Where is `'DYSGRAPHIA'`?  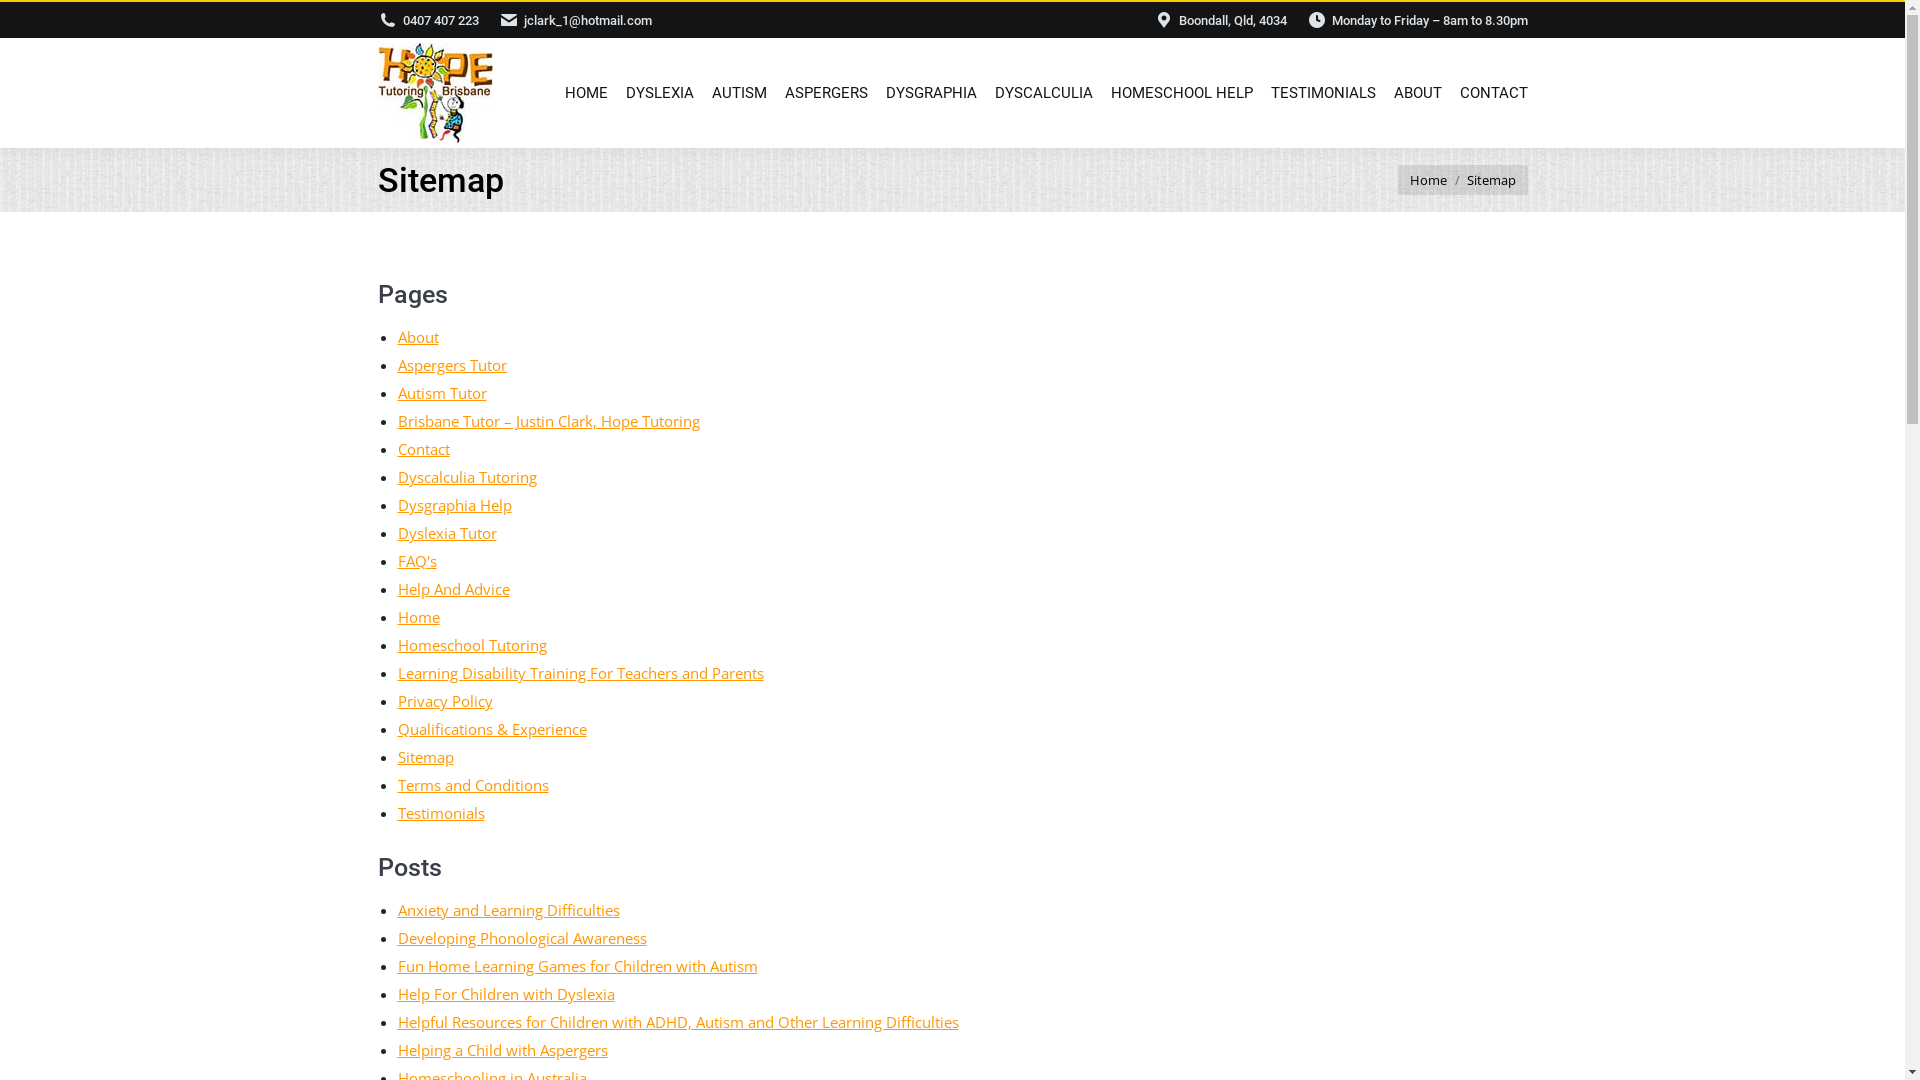 'DYSGRAPHIA' is located at coordinates (926, 92).